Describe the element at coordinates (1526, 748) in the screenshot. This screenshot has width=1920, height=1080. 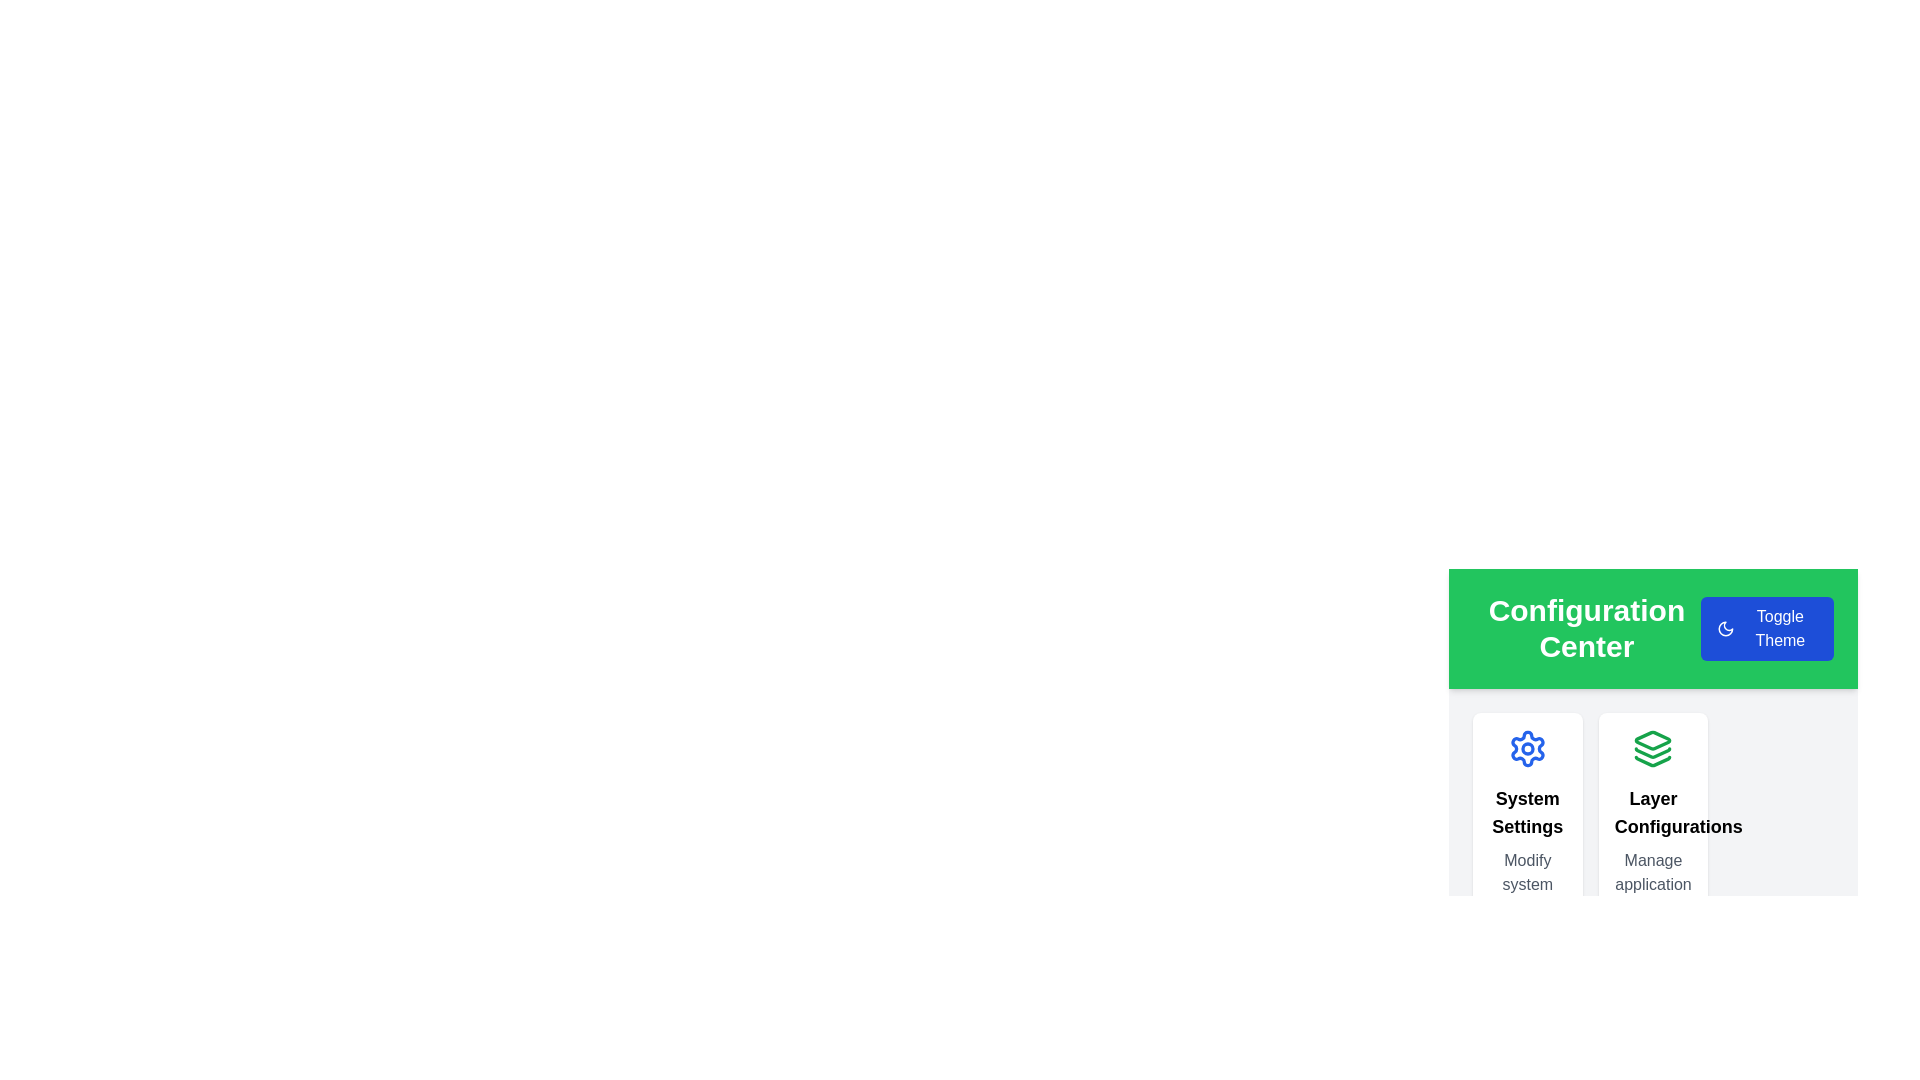
I see `the system settings icon located at the center of the 'System Settings' tile within the 'Configuration Center' interface` at that location.